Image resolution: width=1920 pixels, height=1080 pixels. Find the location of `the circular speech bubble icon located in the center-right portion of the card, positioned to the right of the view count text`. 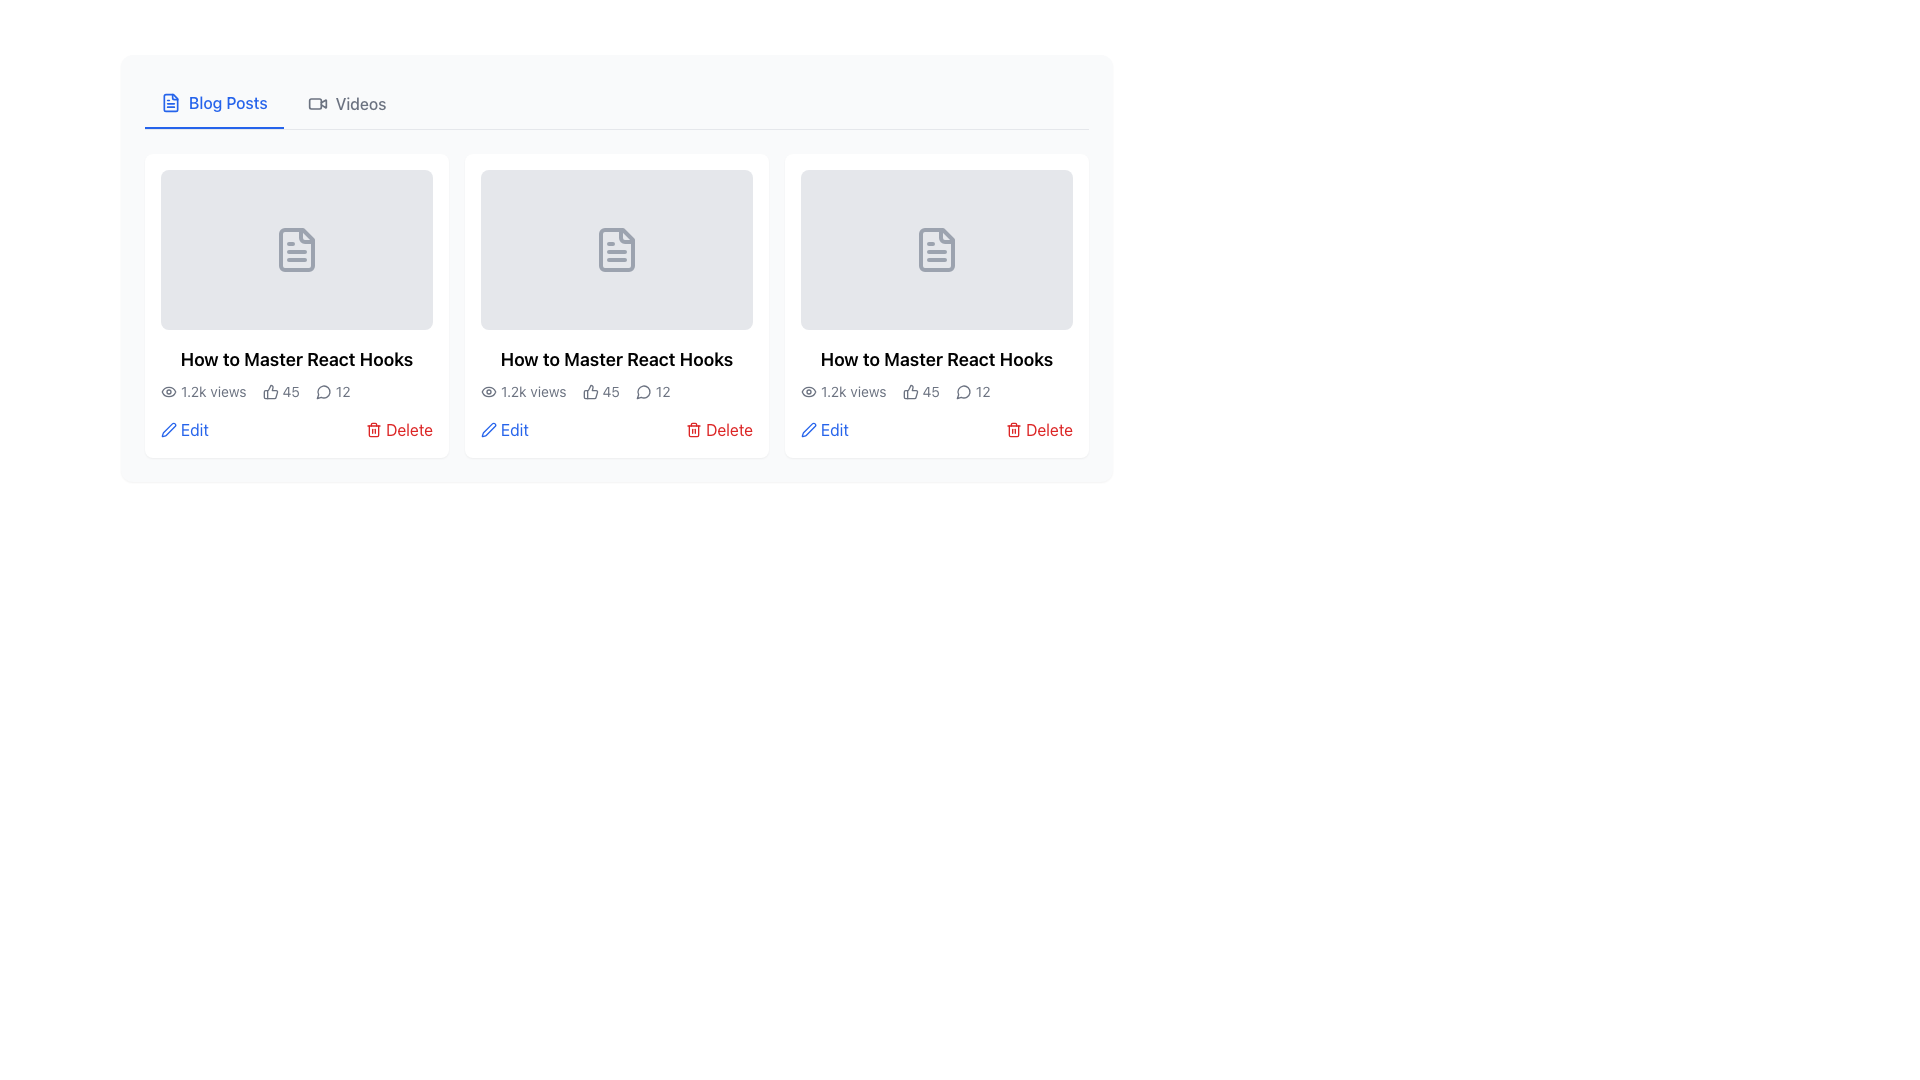

the circular speech bubble icon located in the center-right portion of the card, positioned to the right of the view count text is located at coordinates (323, 392).